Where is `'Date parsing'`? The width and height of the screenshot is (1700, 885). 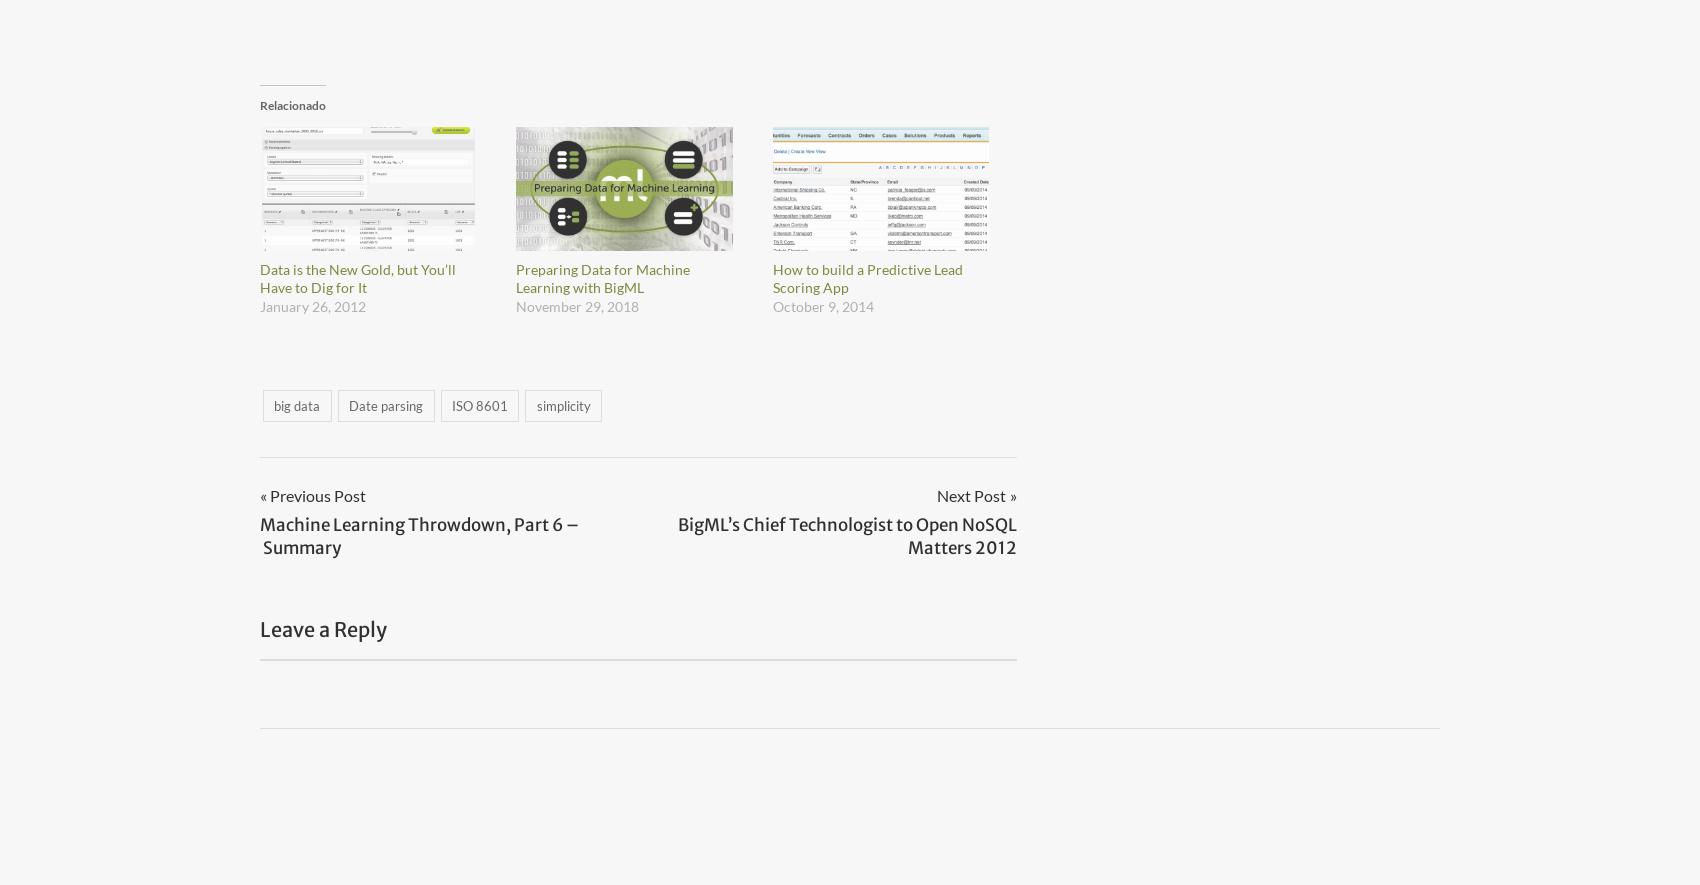 'Date parsing' is located at coordinates (385, 404).